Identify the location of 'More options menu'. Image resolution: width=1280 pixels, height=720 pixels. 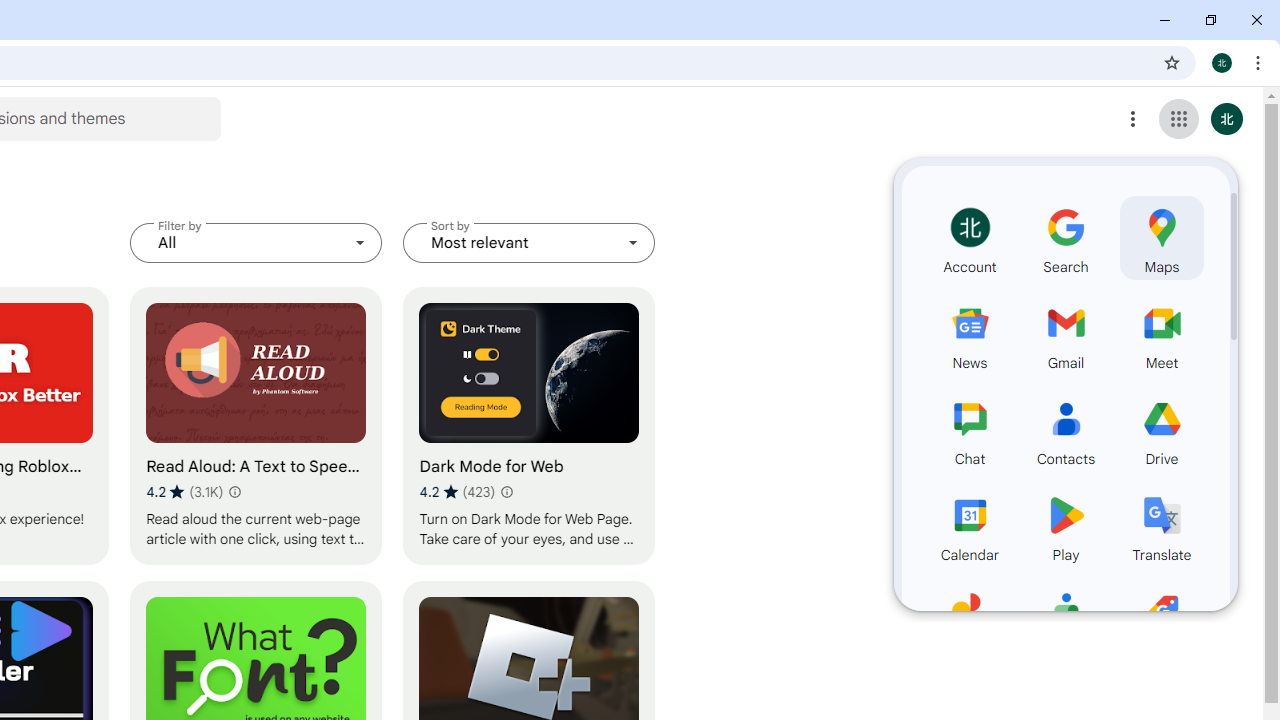
(1133, 119).